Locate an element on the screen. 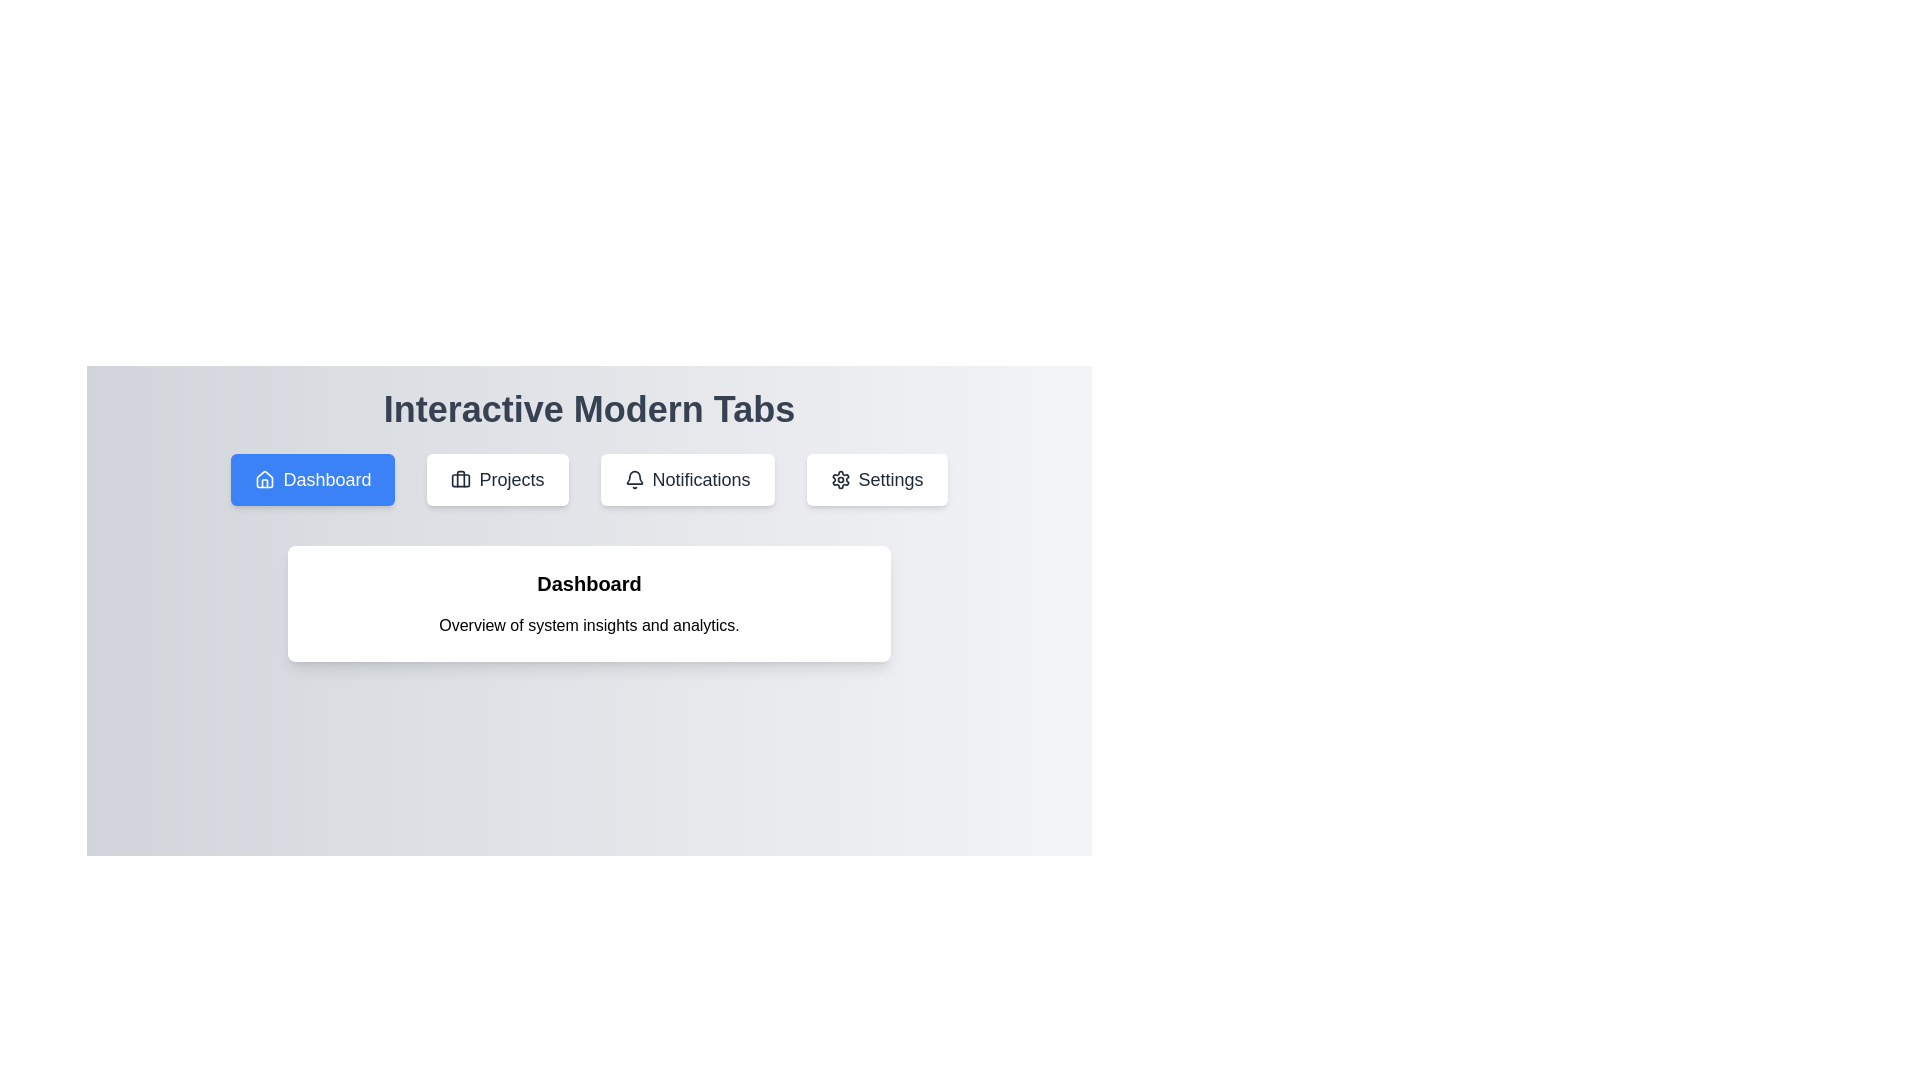 This screenshot has height=1080, width=1920. the house-shaped icon with a simplistic outline, white color, and blue background, located to the left of the 'Dashboard' text is located at coordinates (264, 479).